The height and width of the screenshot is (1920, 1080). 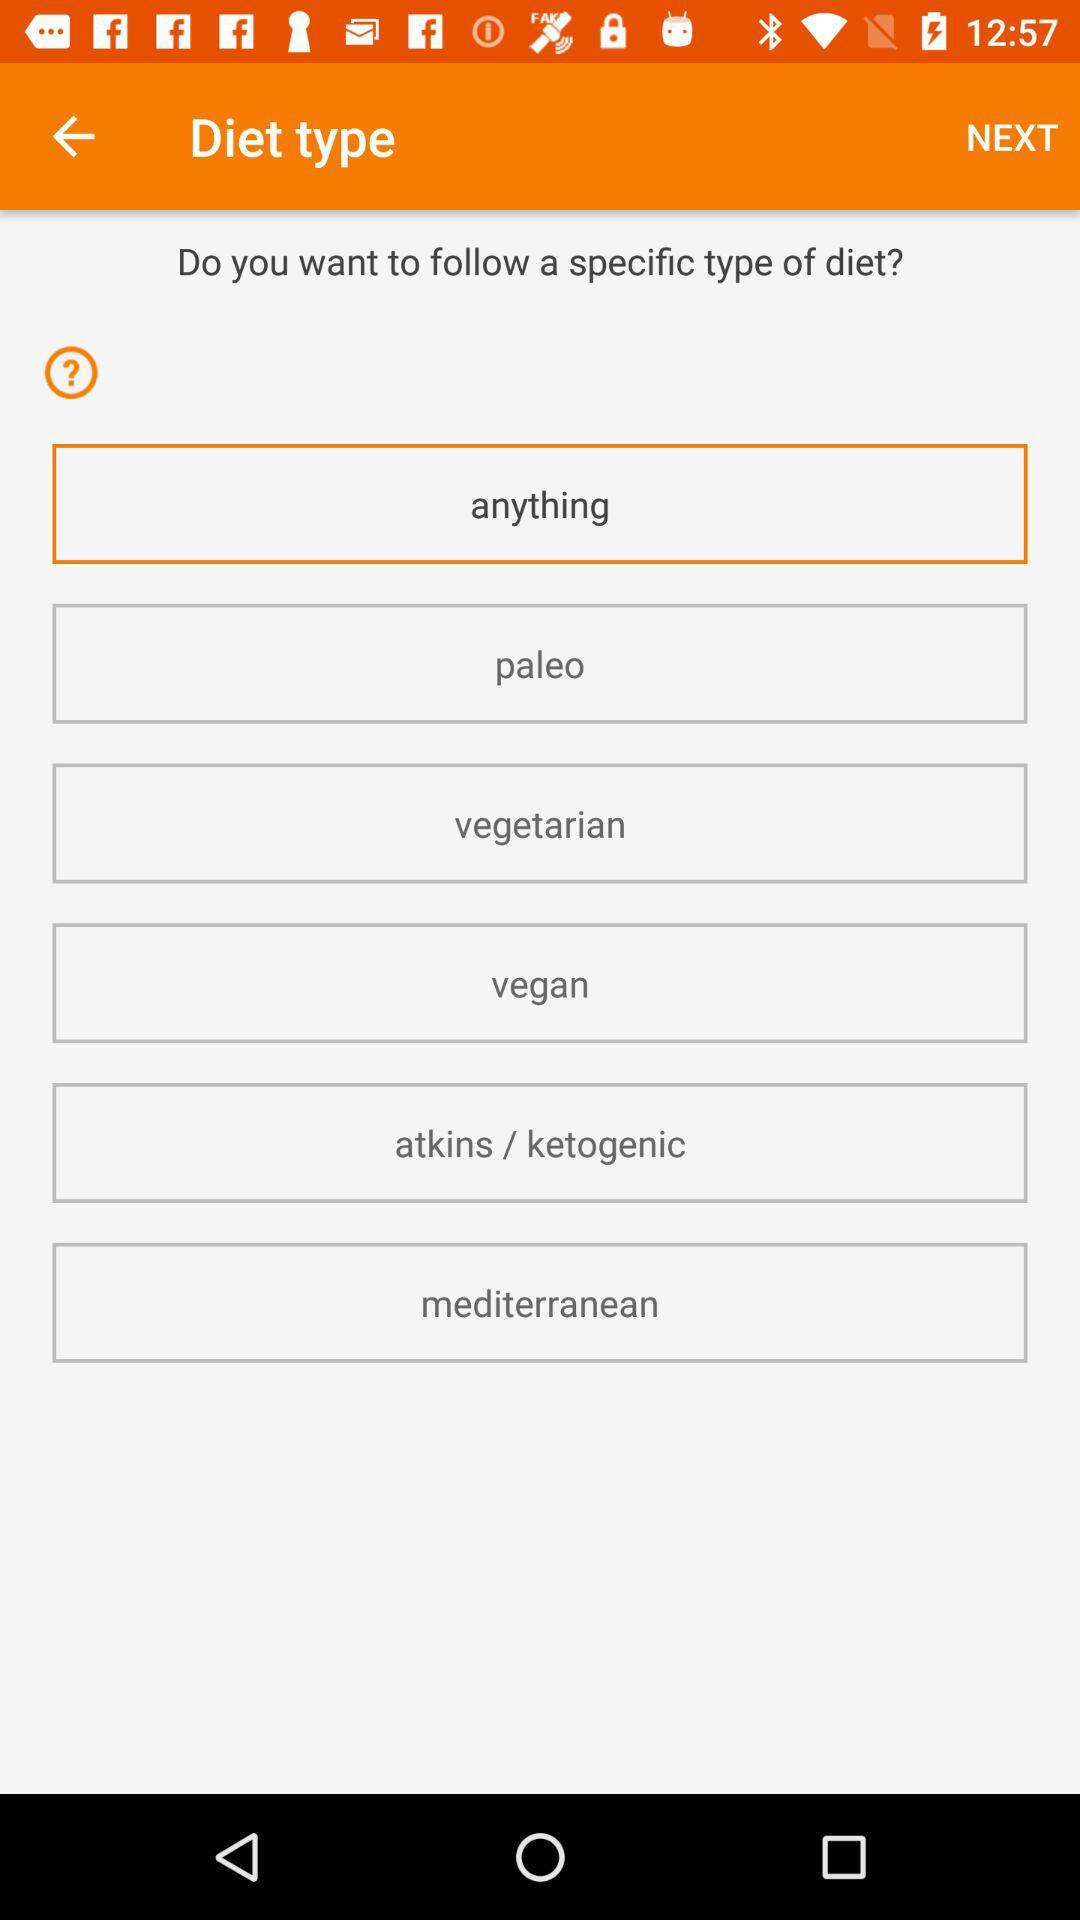 What do you see at coordinates (540, 312) in the screenshot?
I see `icon below do you want item` at bounding box center [540, 312].